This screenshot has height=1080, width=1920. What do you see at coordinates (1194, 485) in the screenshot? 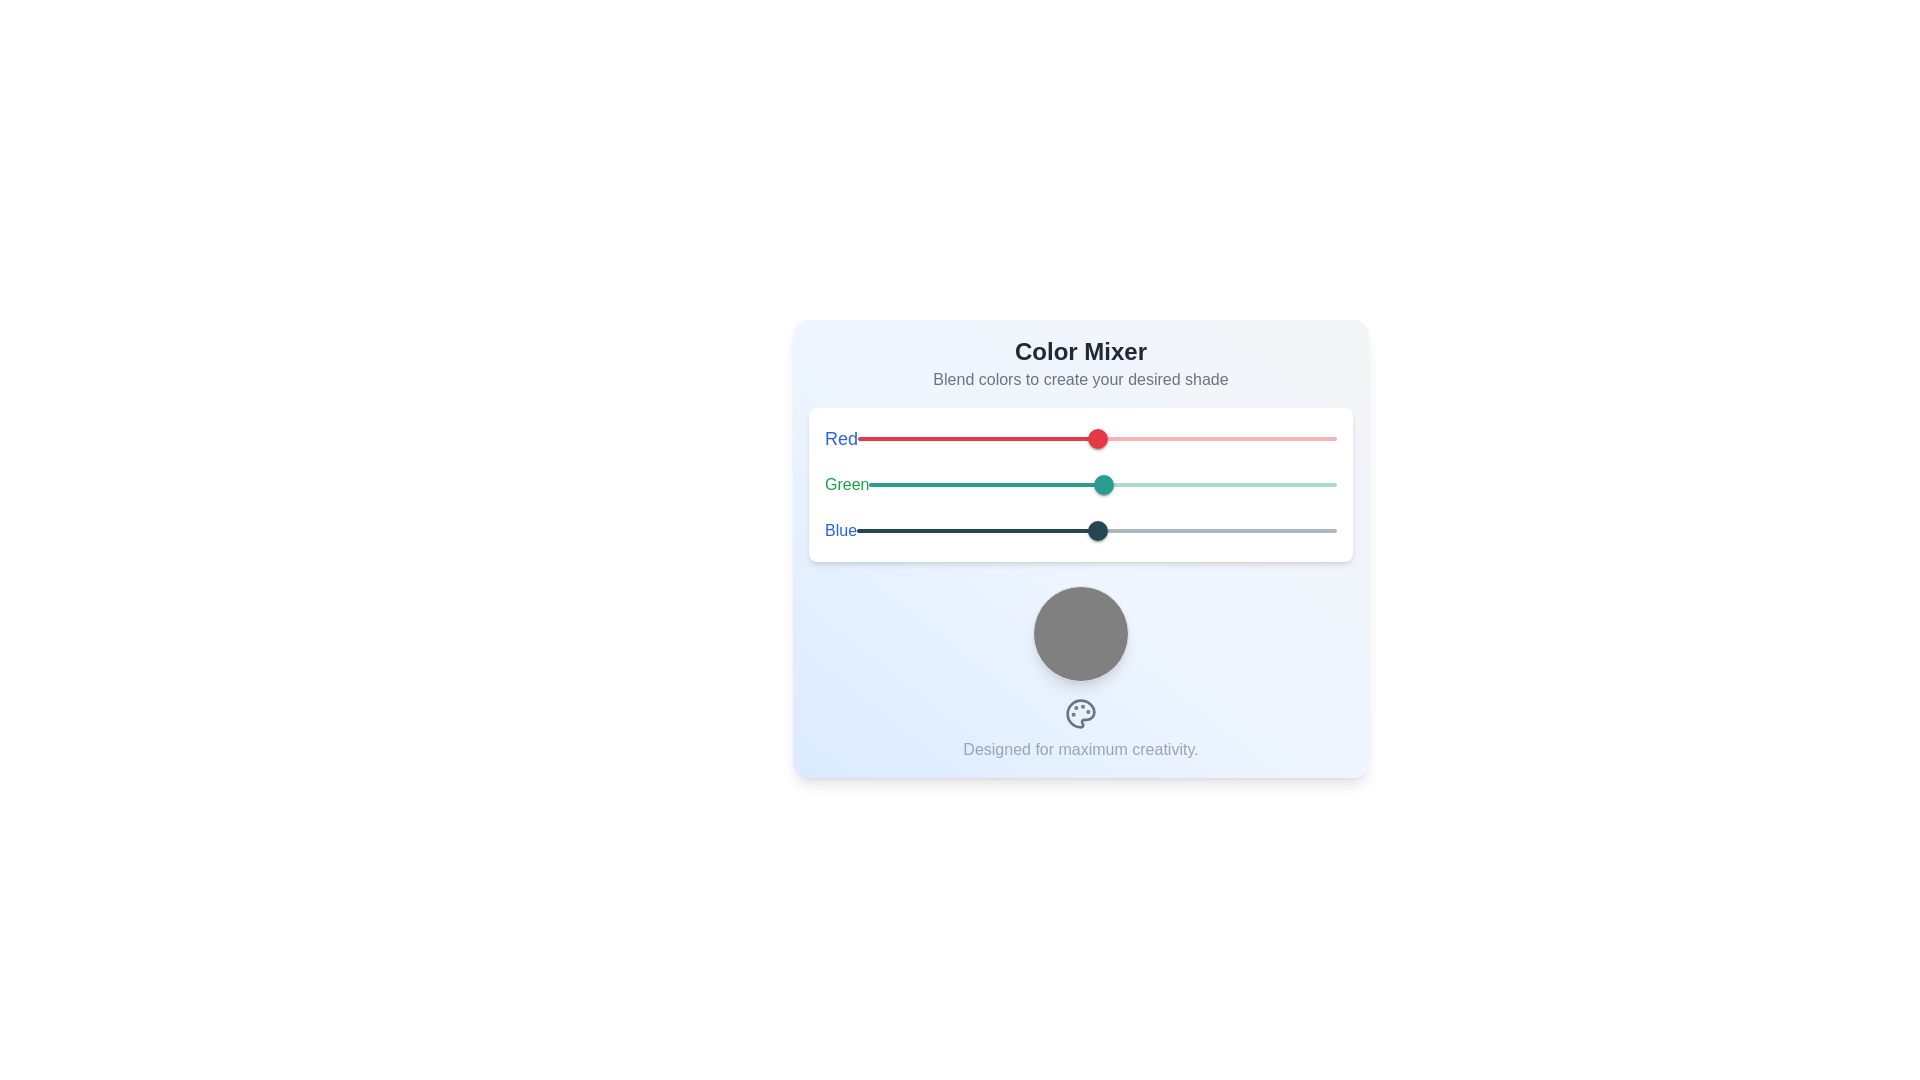
I see `the green value` at bounding box center [1194, 485].